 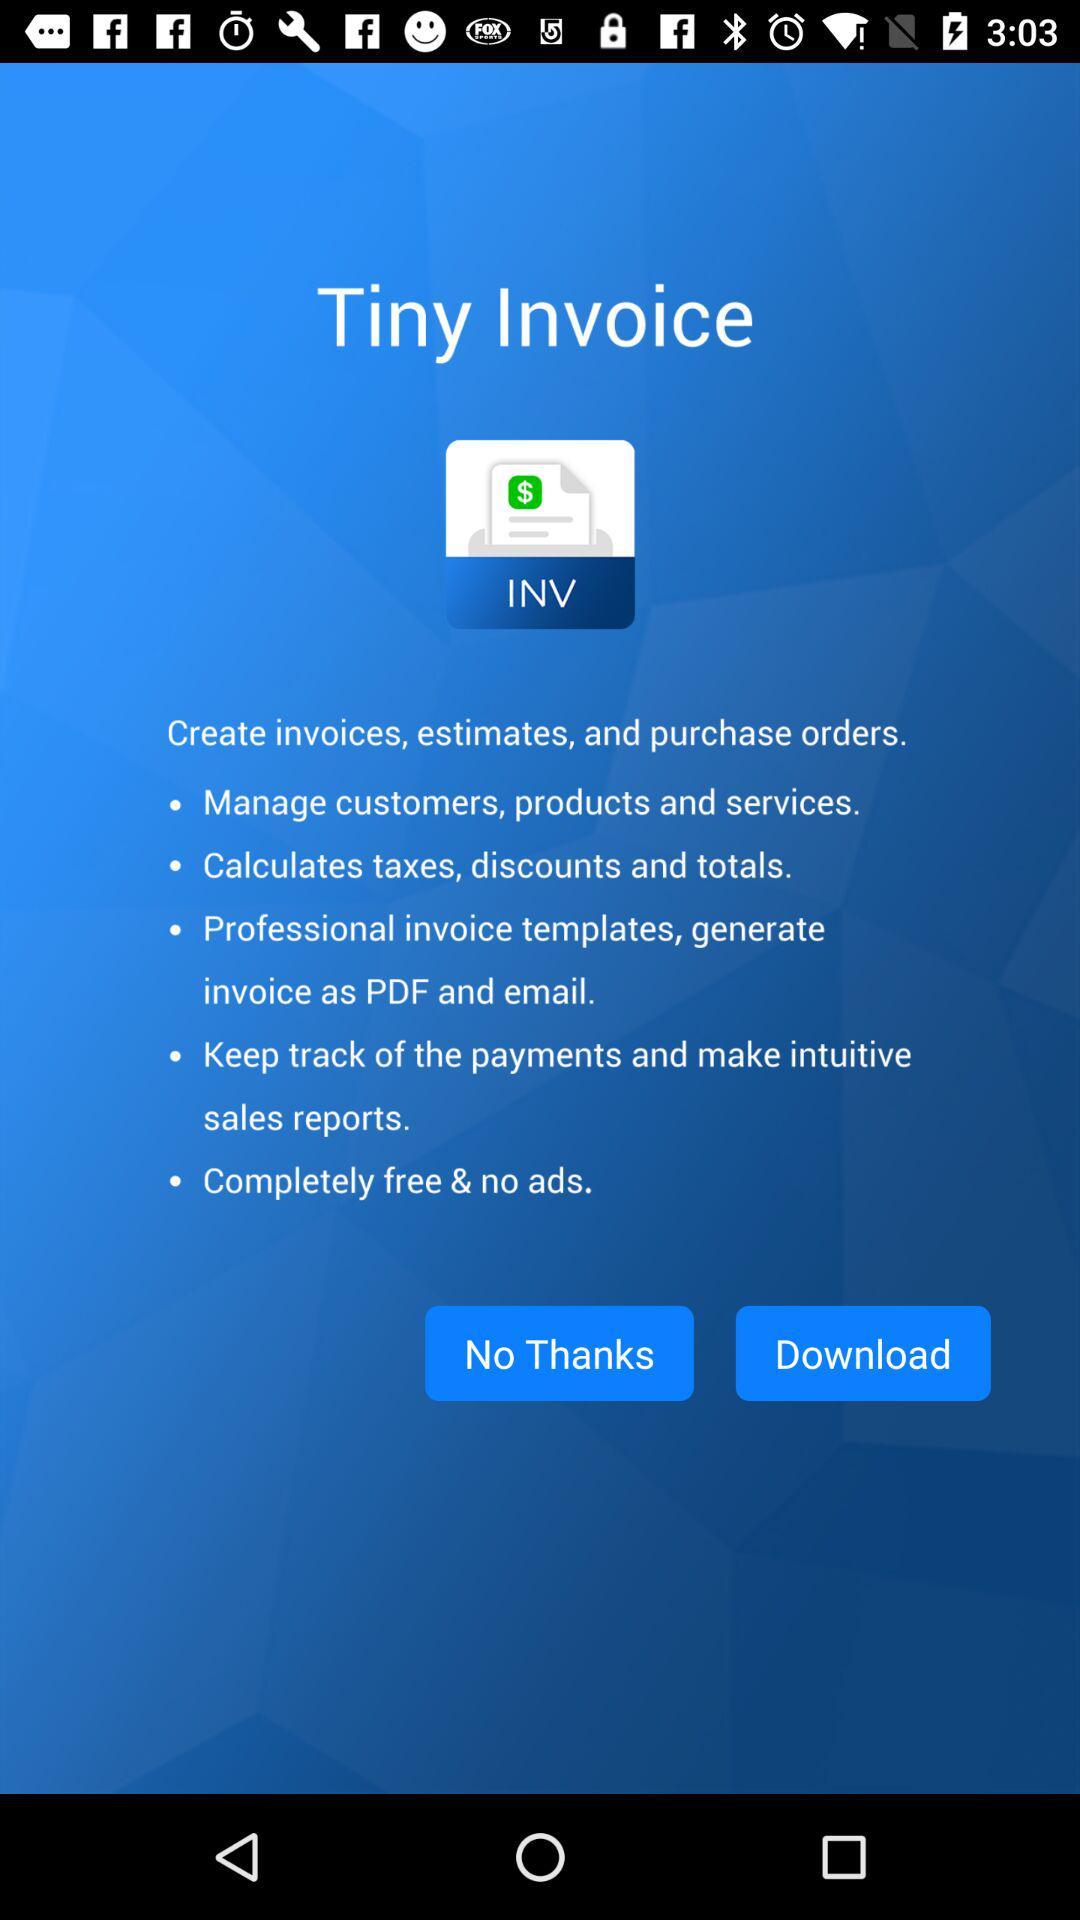 What do you see at coordinates (559, 1353) in the screenshot?
I see `app to the left of download item` at bounding box center [559, 1353].